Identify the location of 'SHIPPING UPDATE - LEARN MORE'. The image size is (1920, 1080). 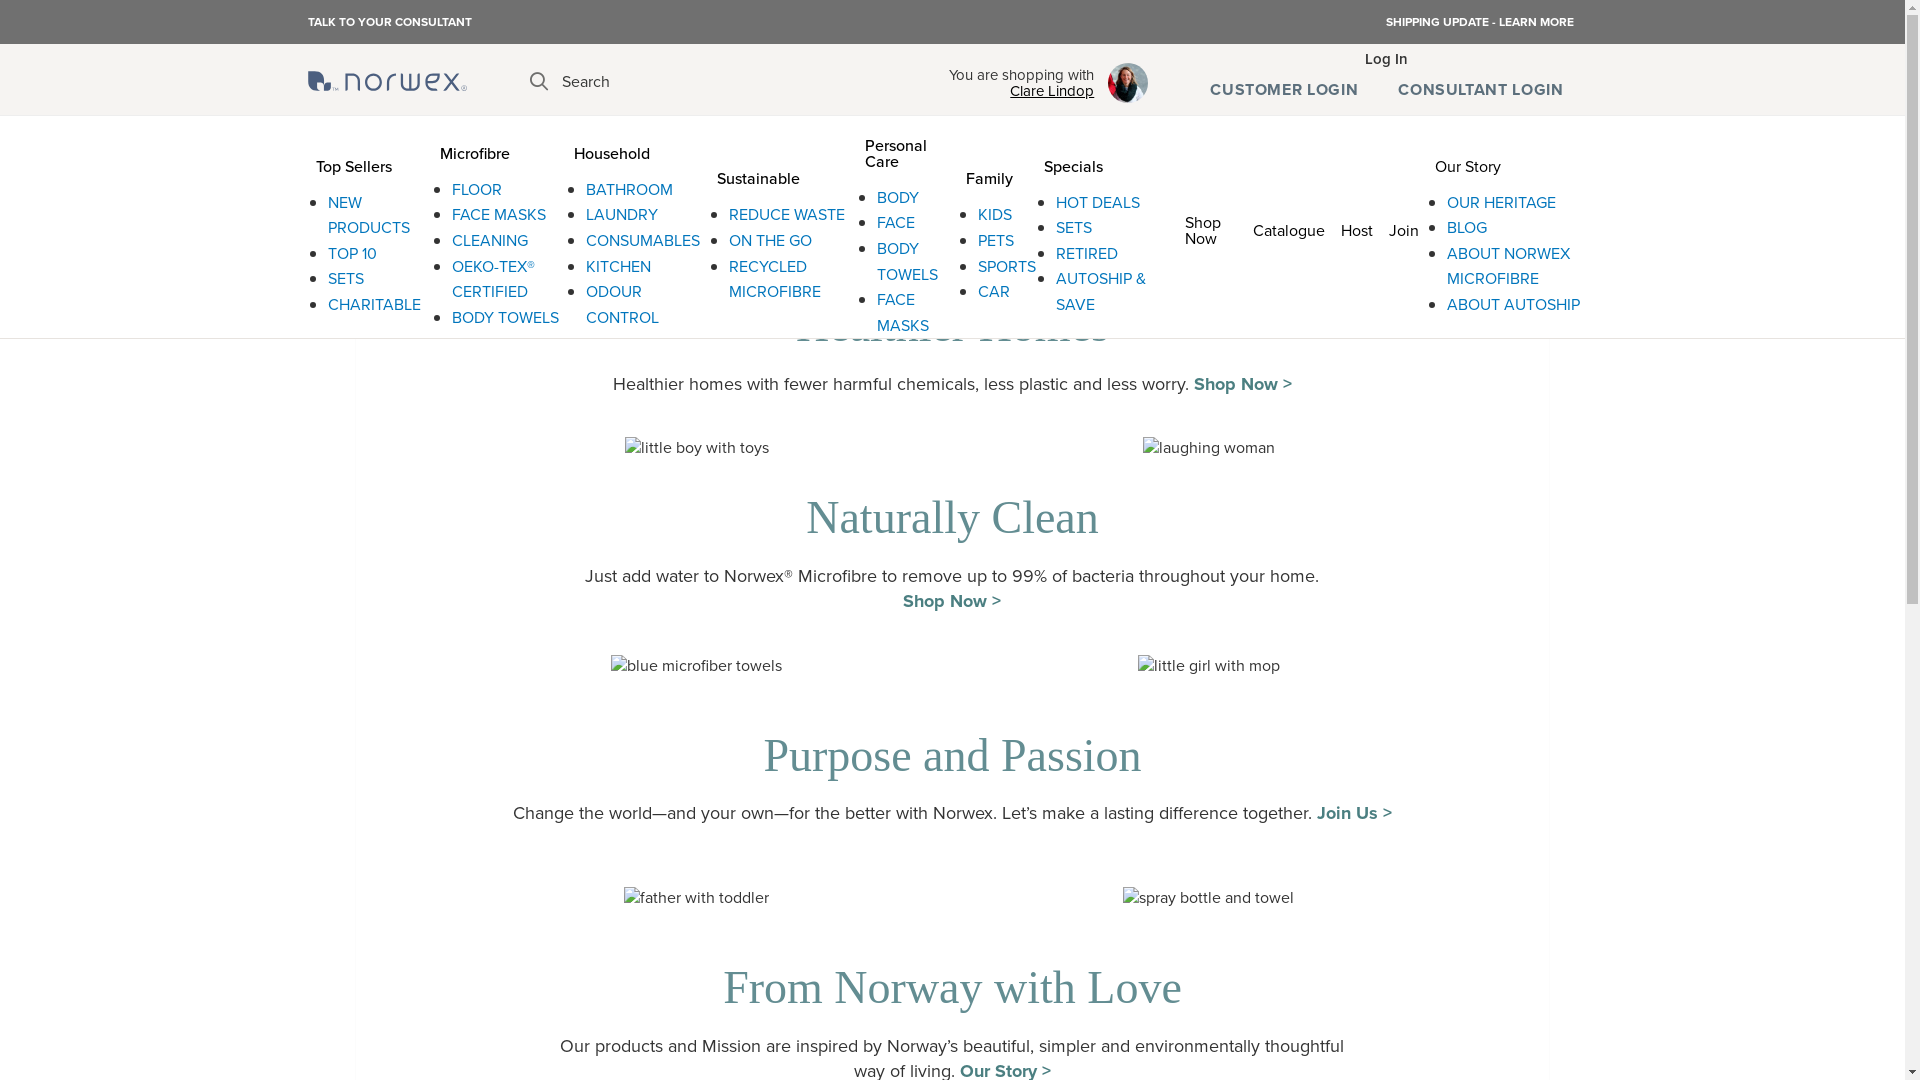
(1479, 22).